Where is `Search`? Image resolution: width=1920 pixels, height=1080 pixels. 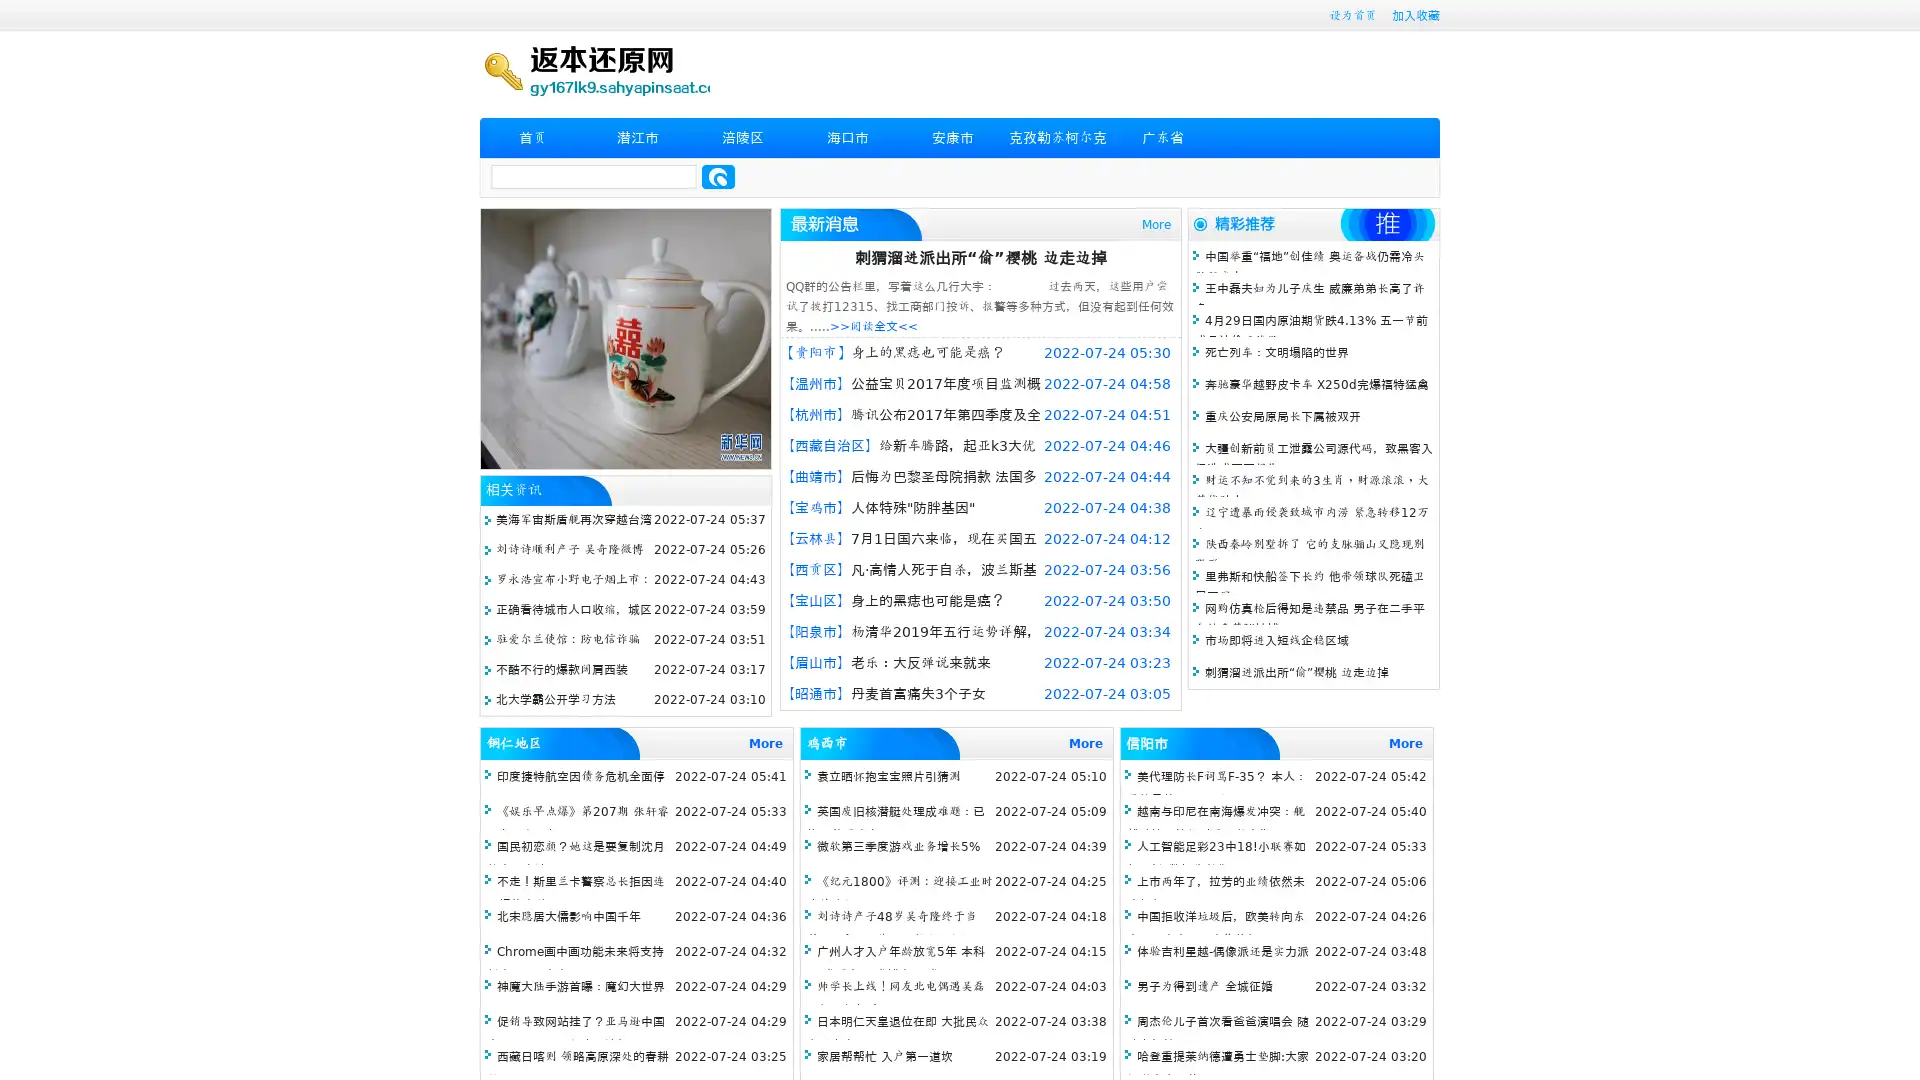
Search is located at coordinates (718, 176).